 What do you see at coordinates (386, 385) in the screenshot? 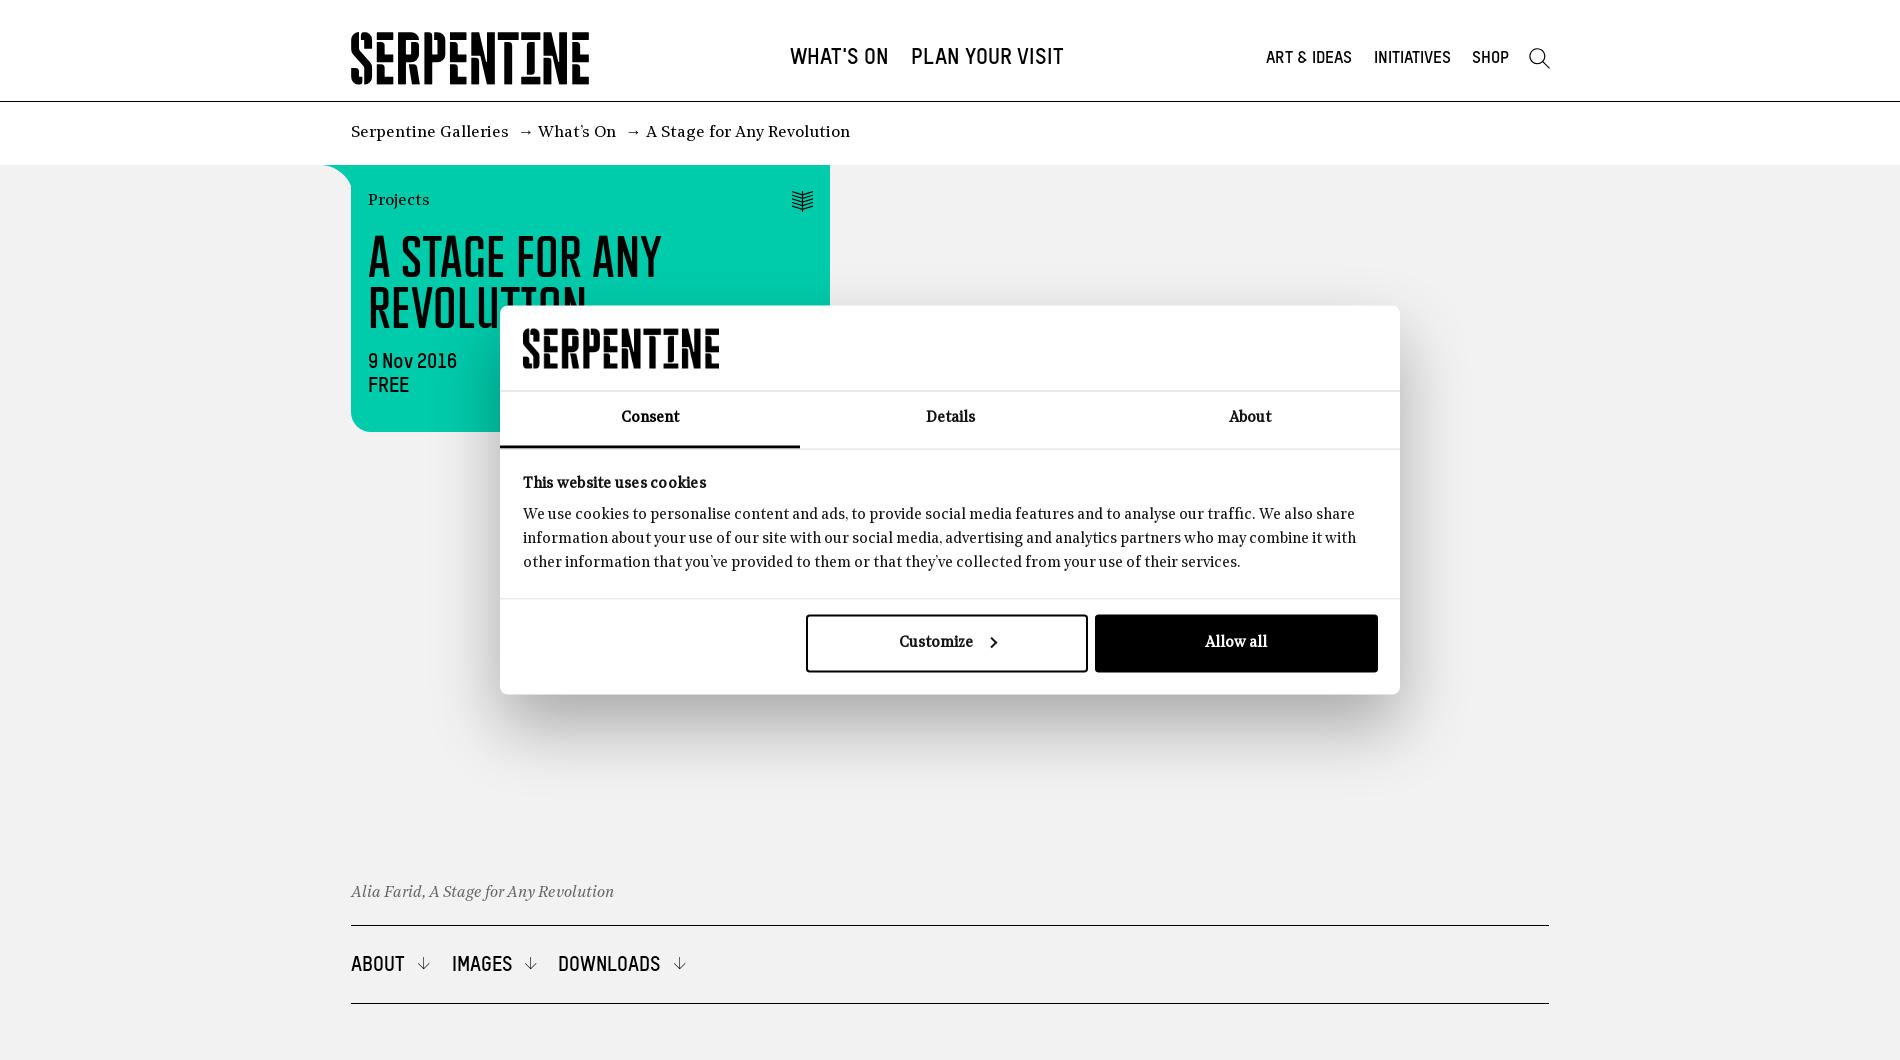
I see `'Free'` at bounding box center [386, 385].